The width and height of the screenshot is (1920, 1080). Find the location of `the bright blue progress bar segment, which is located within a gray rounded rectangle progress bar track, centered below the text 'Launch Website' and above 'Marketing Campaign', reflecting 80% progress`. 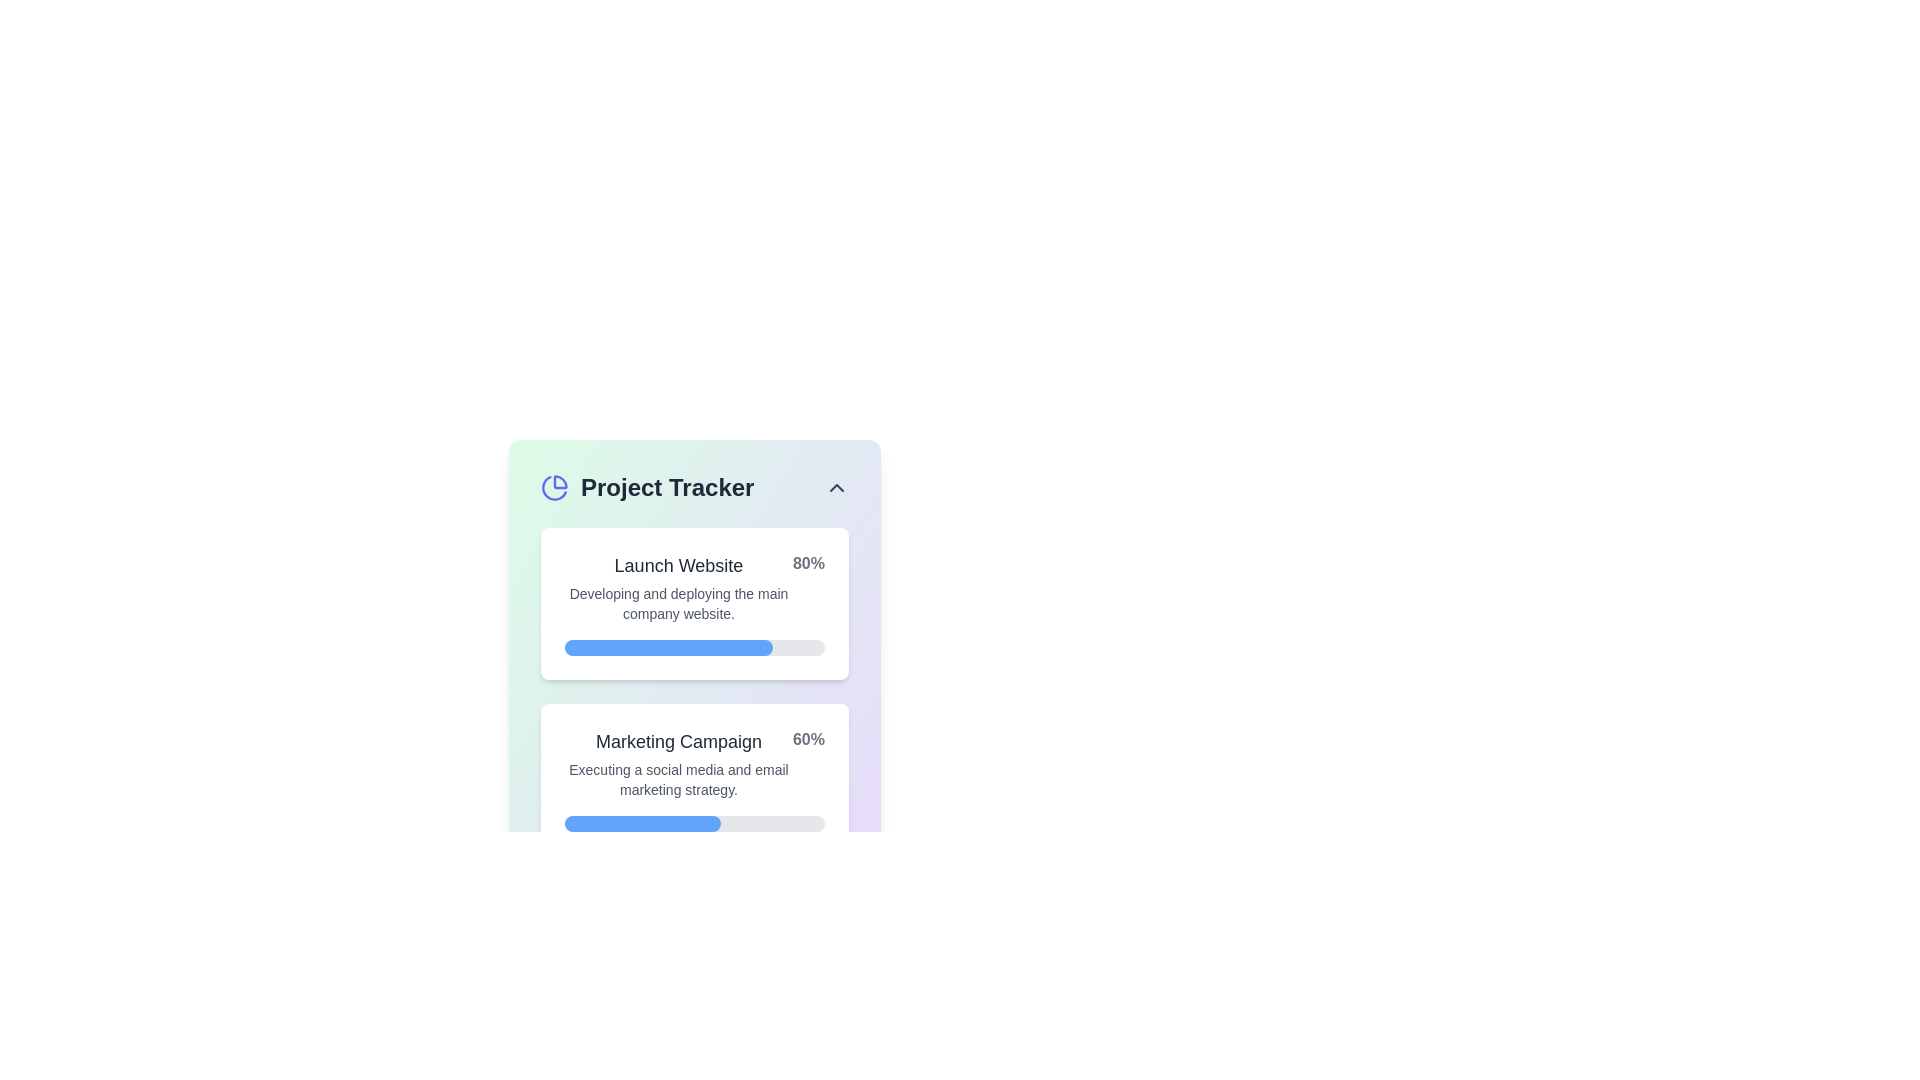

the bright blue progress bar segment, which is located within a gray rounded rectangle progress bar track, centered below the text 'Launch Website' and above 'Marketing Campaign', reflecting 80% progress is located at coordinates (668, 648).